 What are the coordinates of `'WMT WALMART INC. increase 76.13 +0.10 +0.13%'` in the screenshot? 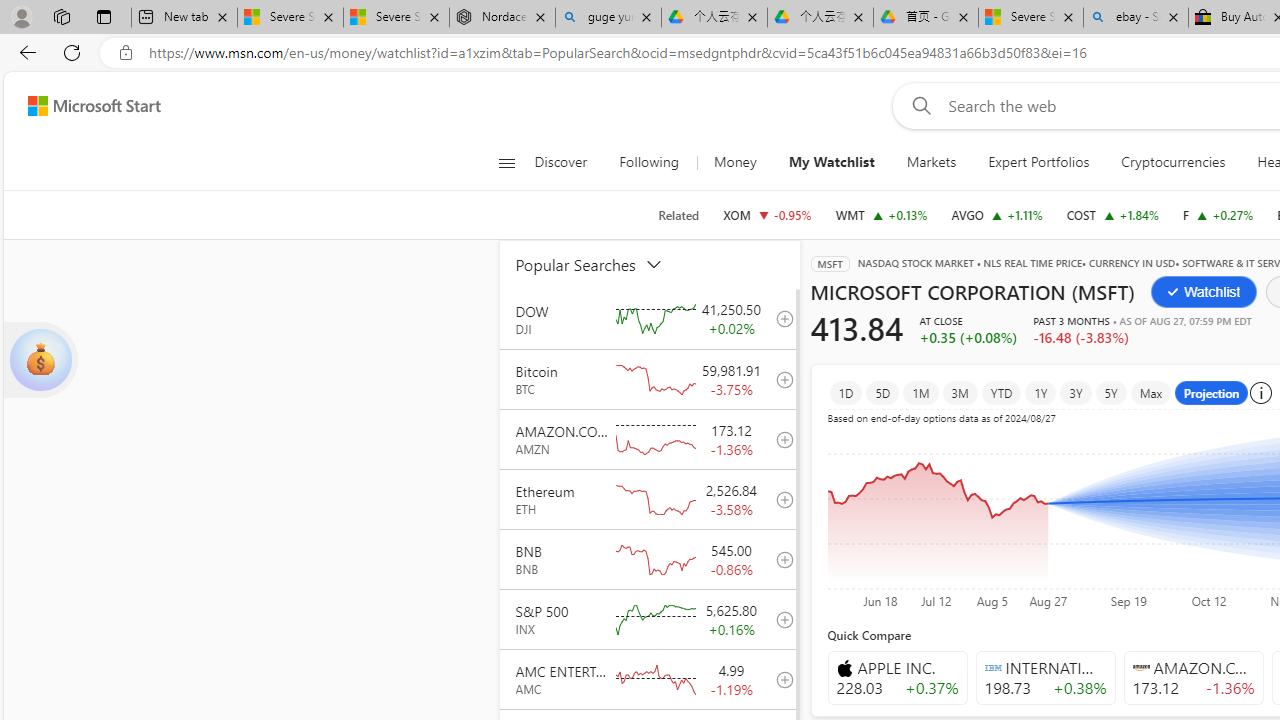 It's located at (880, 214).